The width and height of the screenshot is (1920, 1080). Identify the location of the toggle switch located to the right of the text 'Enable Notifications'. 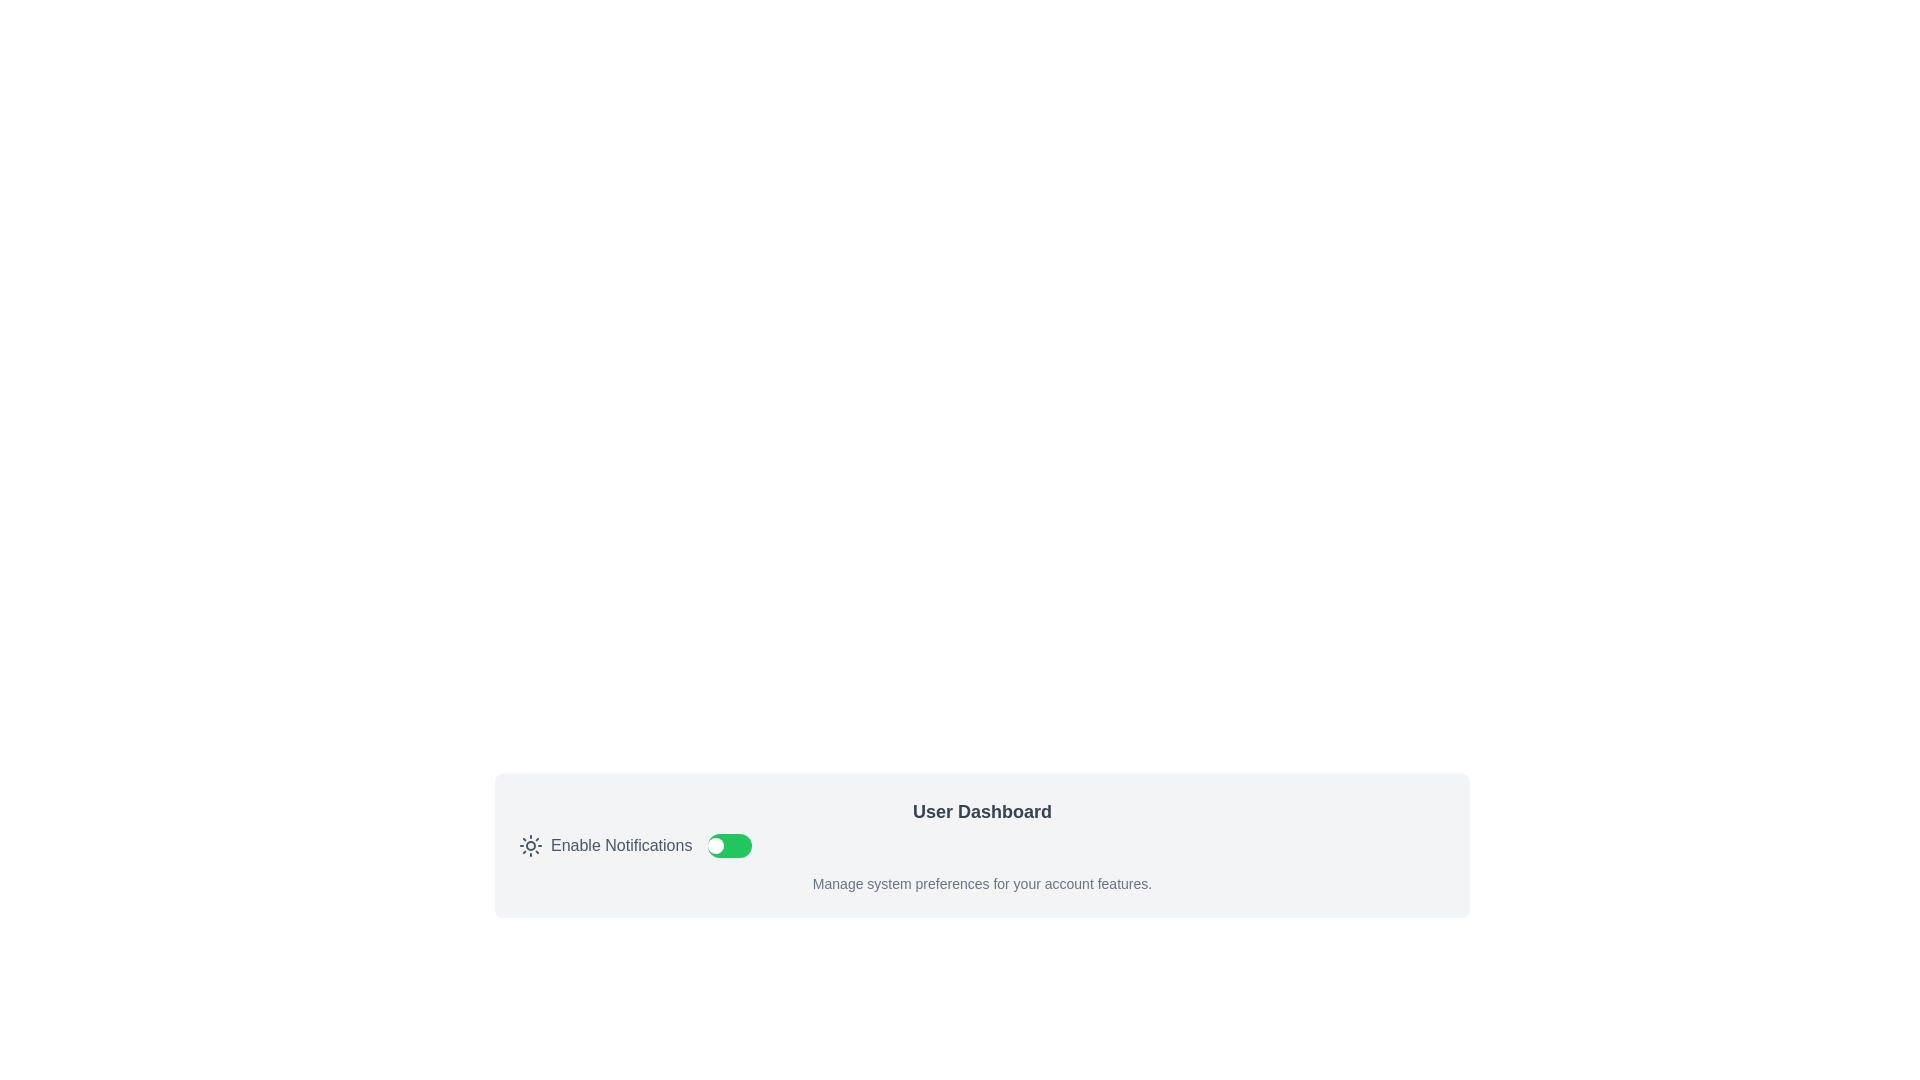
(729, 845).